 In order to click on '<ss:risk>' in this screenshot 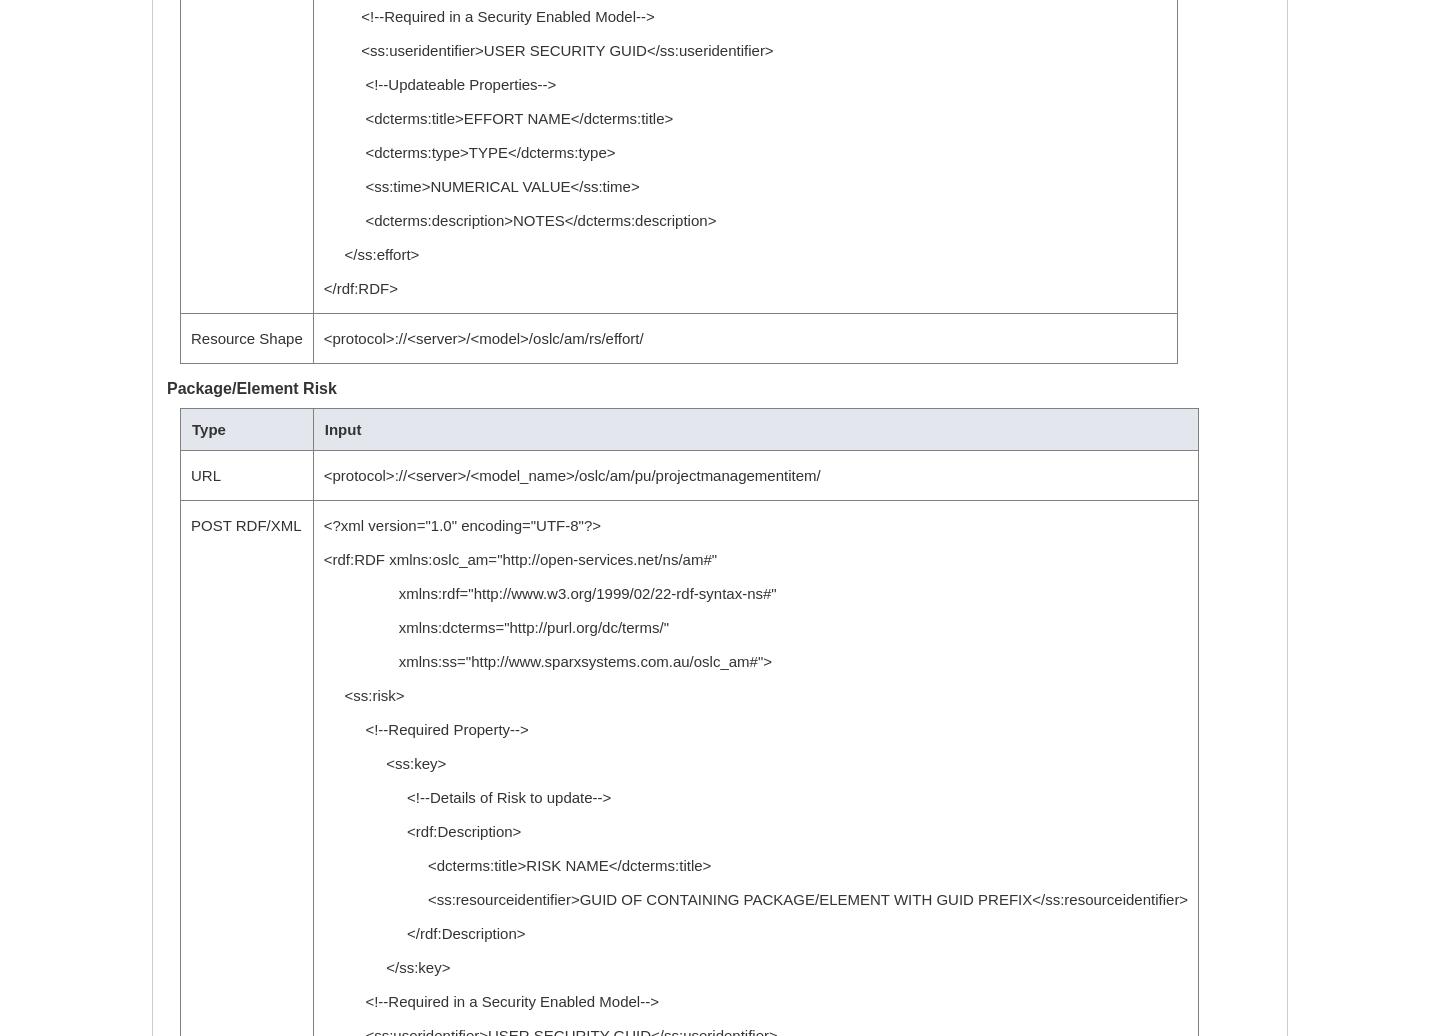, I will do `click(362, 695)`.